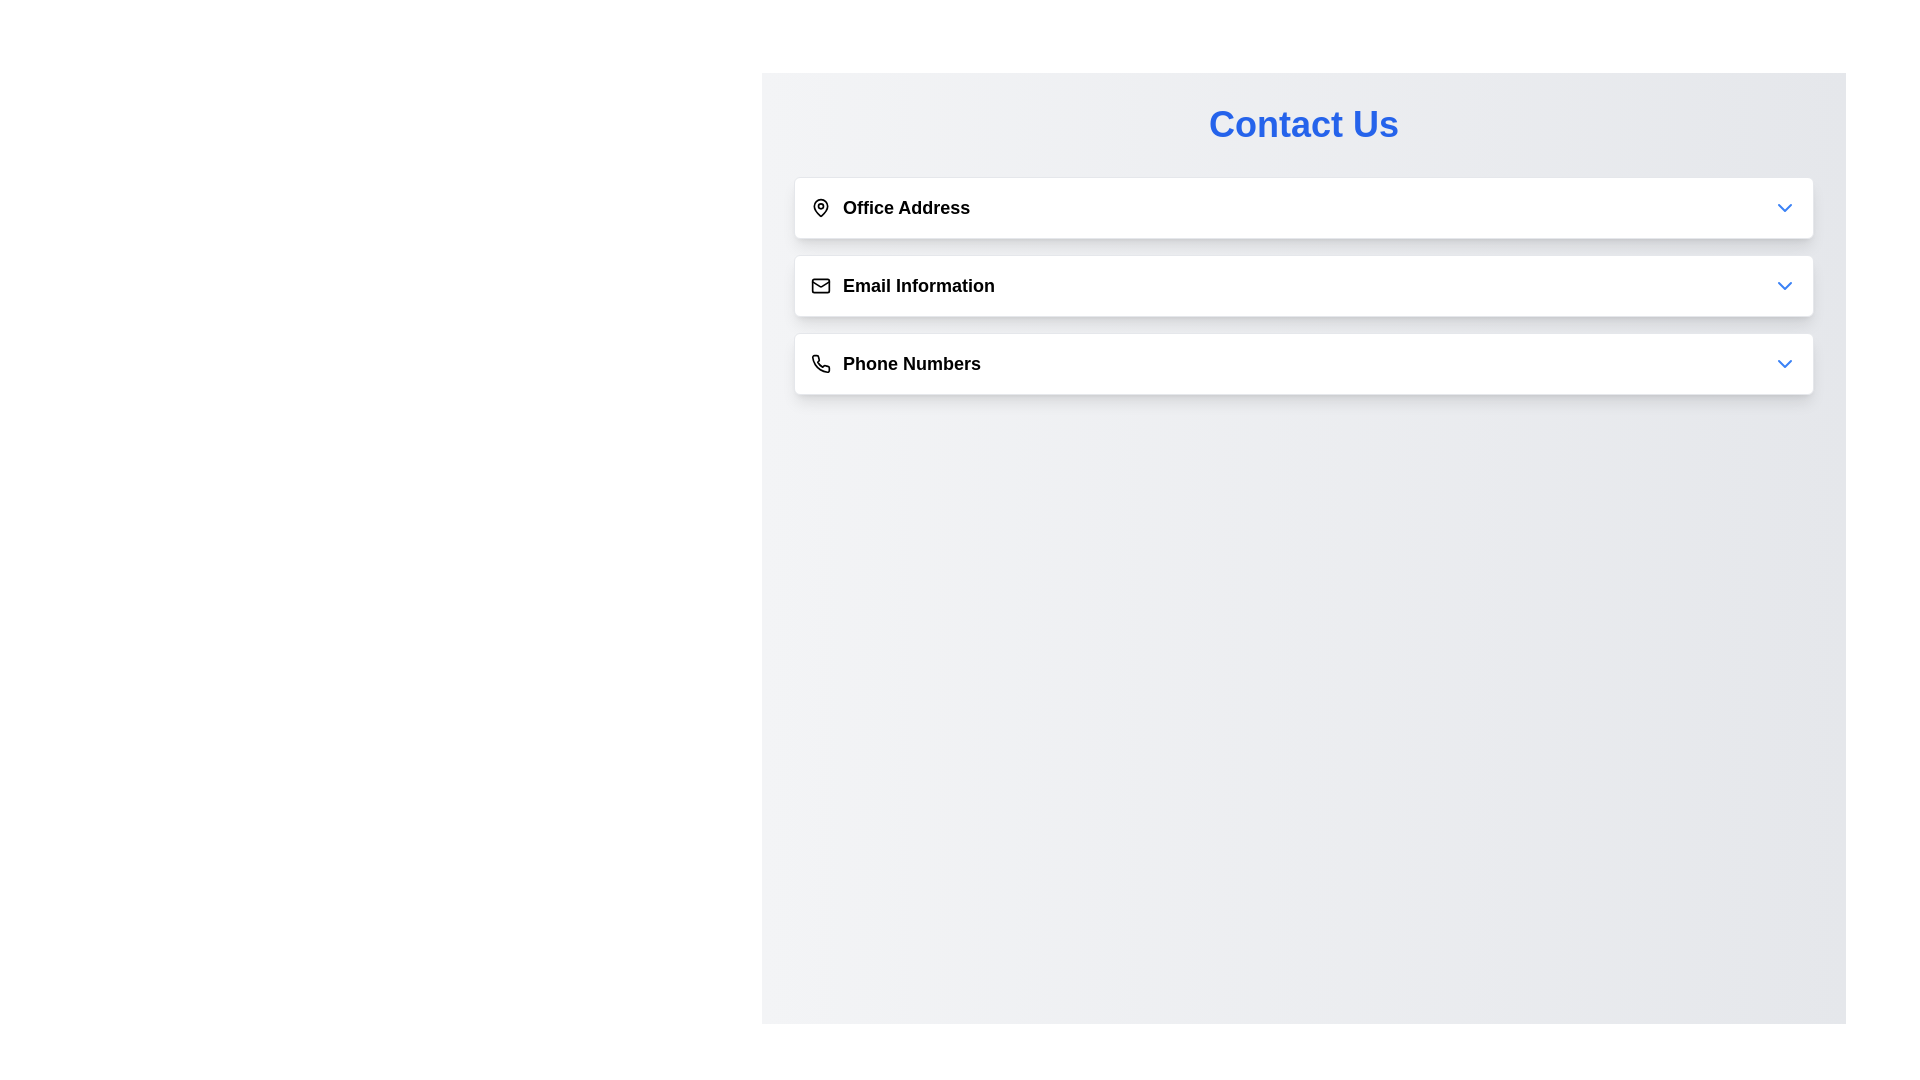 The image size is (1920, 1080). What do you see at coordinates (820, 285) in the screenshot?
I see `the mail icon represented as a minimalist line-drawn envelope located to the left of the 'Email Information' label` at bounding box center [820, 285].